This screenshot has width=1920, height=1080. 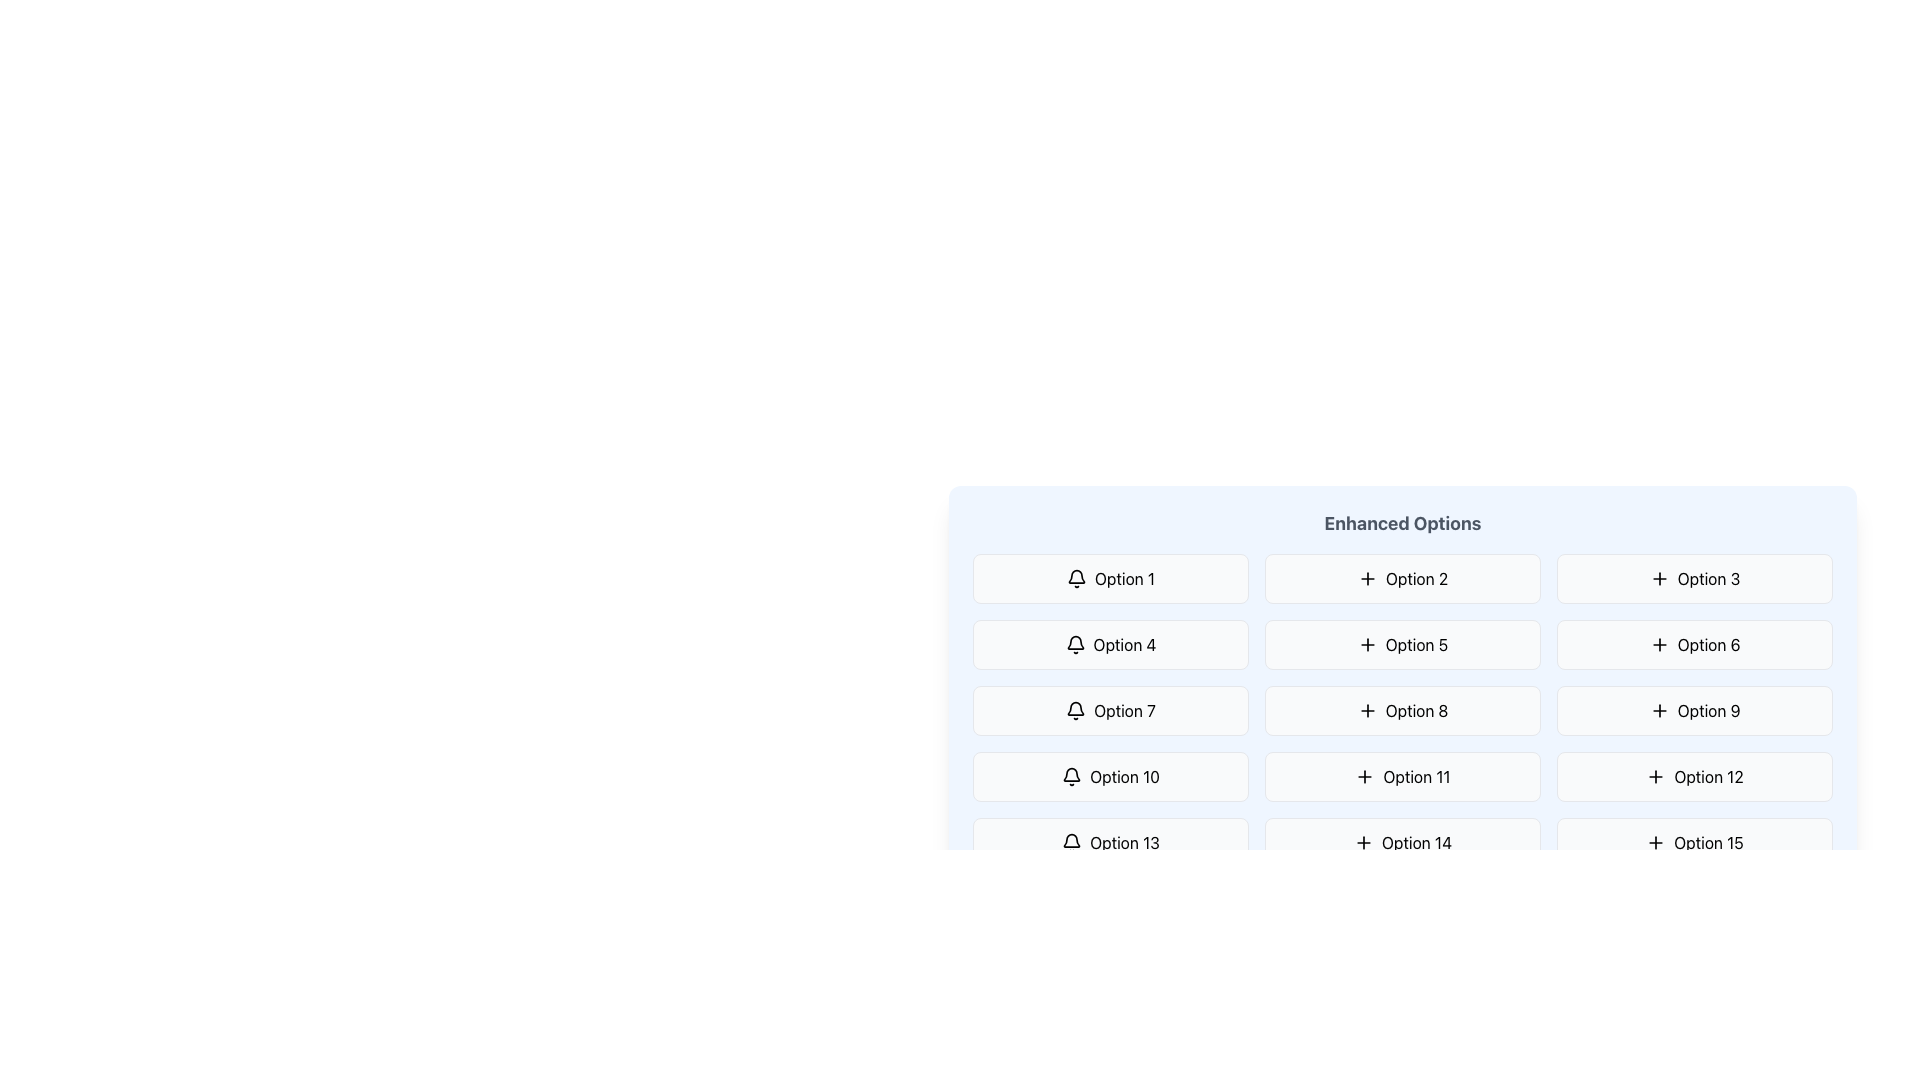 I want to click on the 'Option 8' button, which is a rectangular button with a light gray background, rounded borders, and bold text, accompanied by a '+' icon, so click(x=1401, y=709).